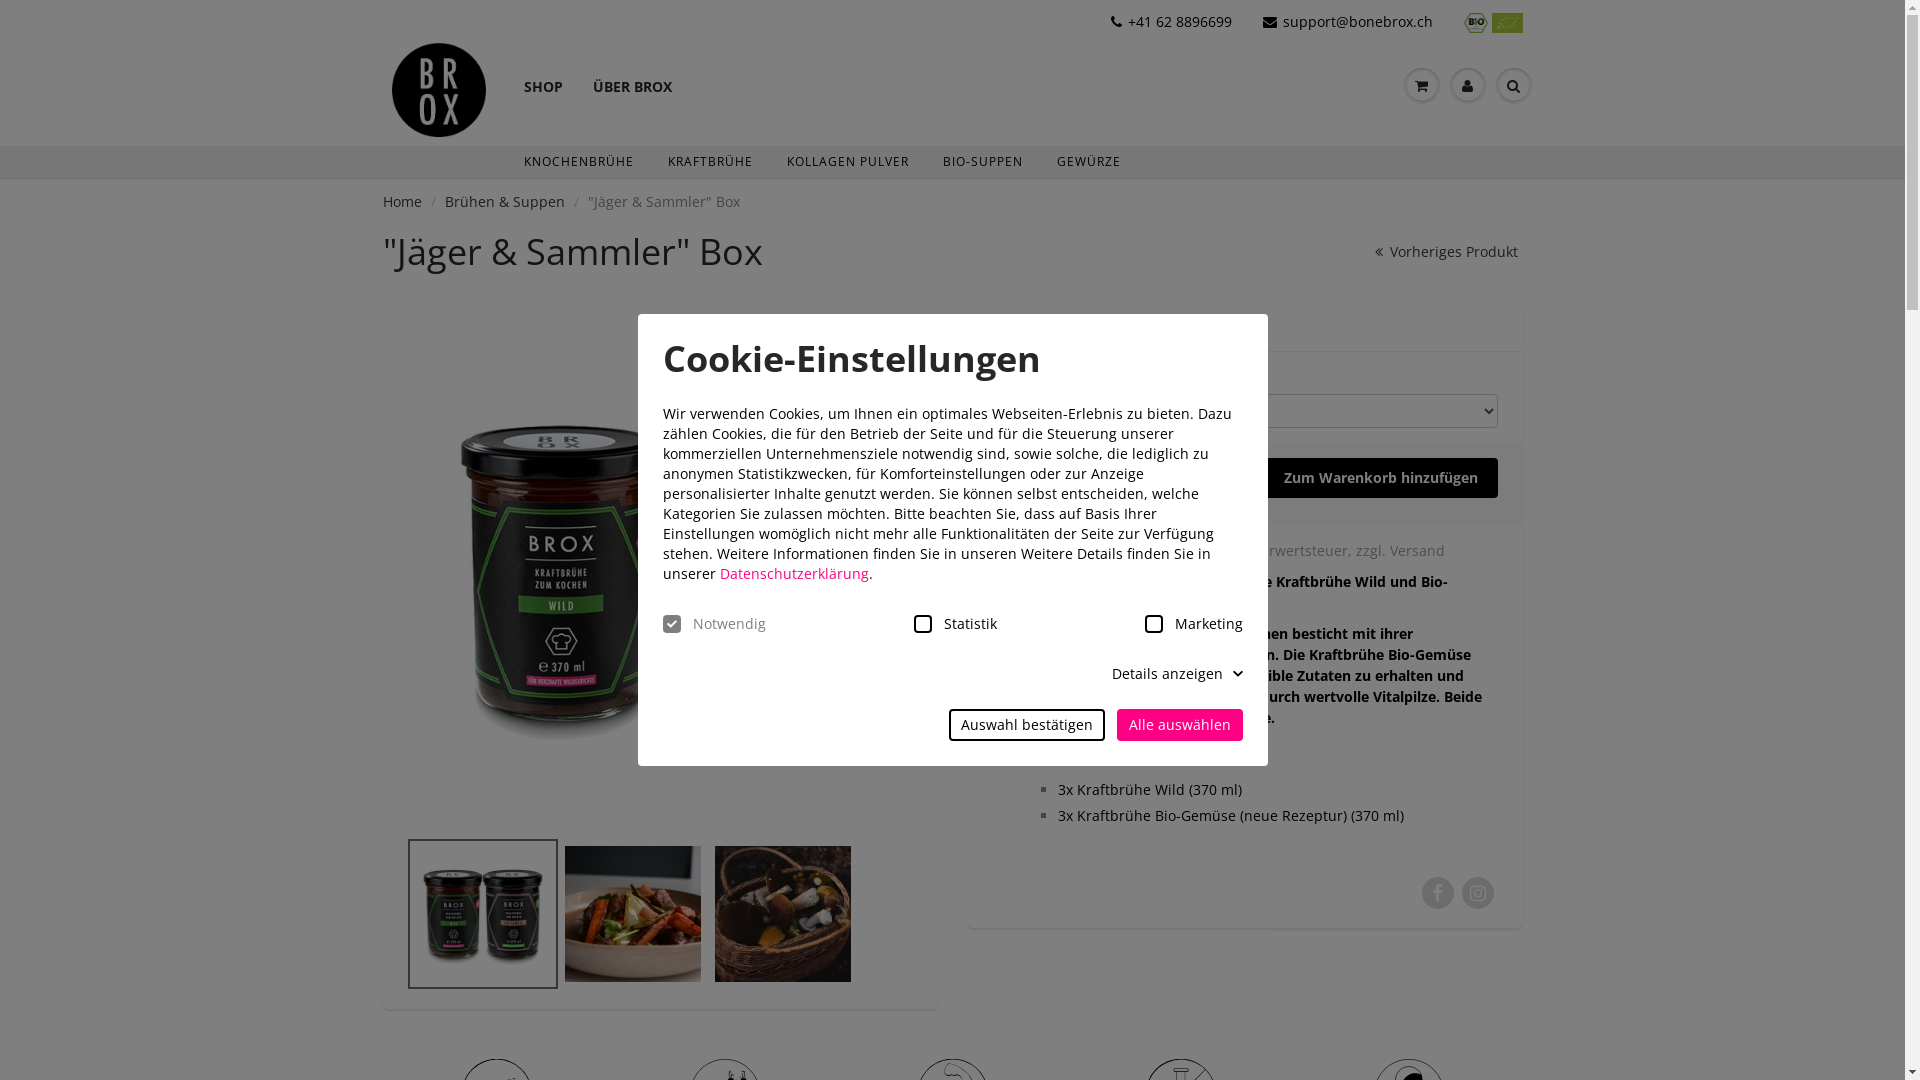 This screenshot has height=1080, width=1920. What do you see at coordinates (1348, 22) in the screenshot?
I see `'support@bonebrox.ch'` at bounding box center [1348, 22].